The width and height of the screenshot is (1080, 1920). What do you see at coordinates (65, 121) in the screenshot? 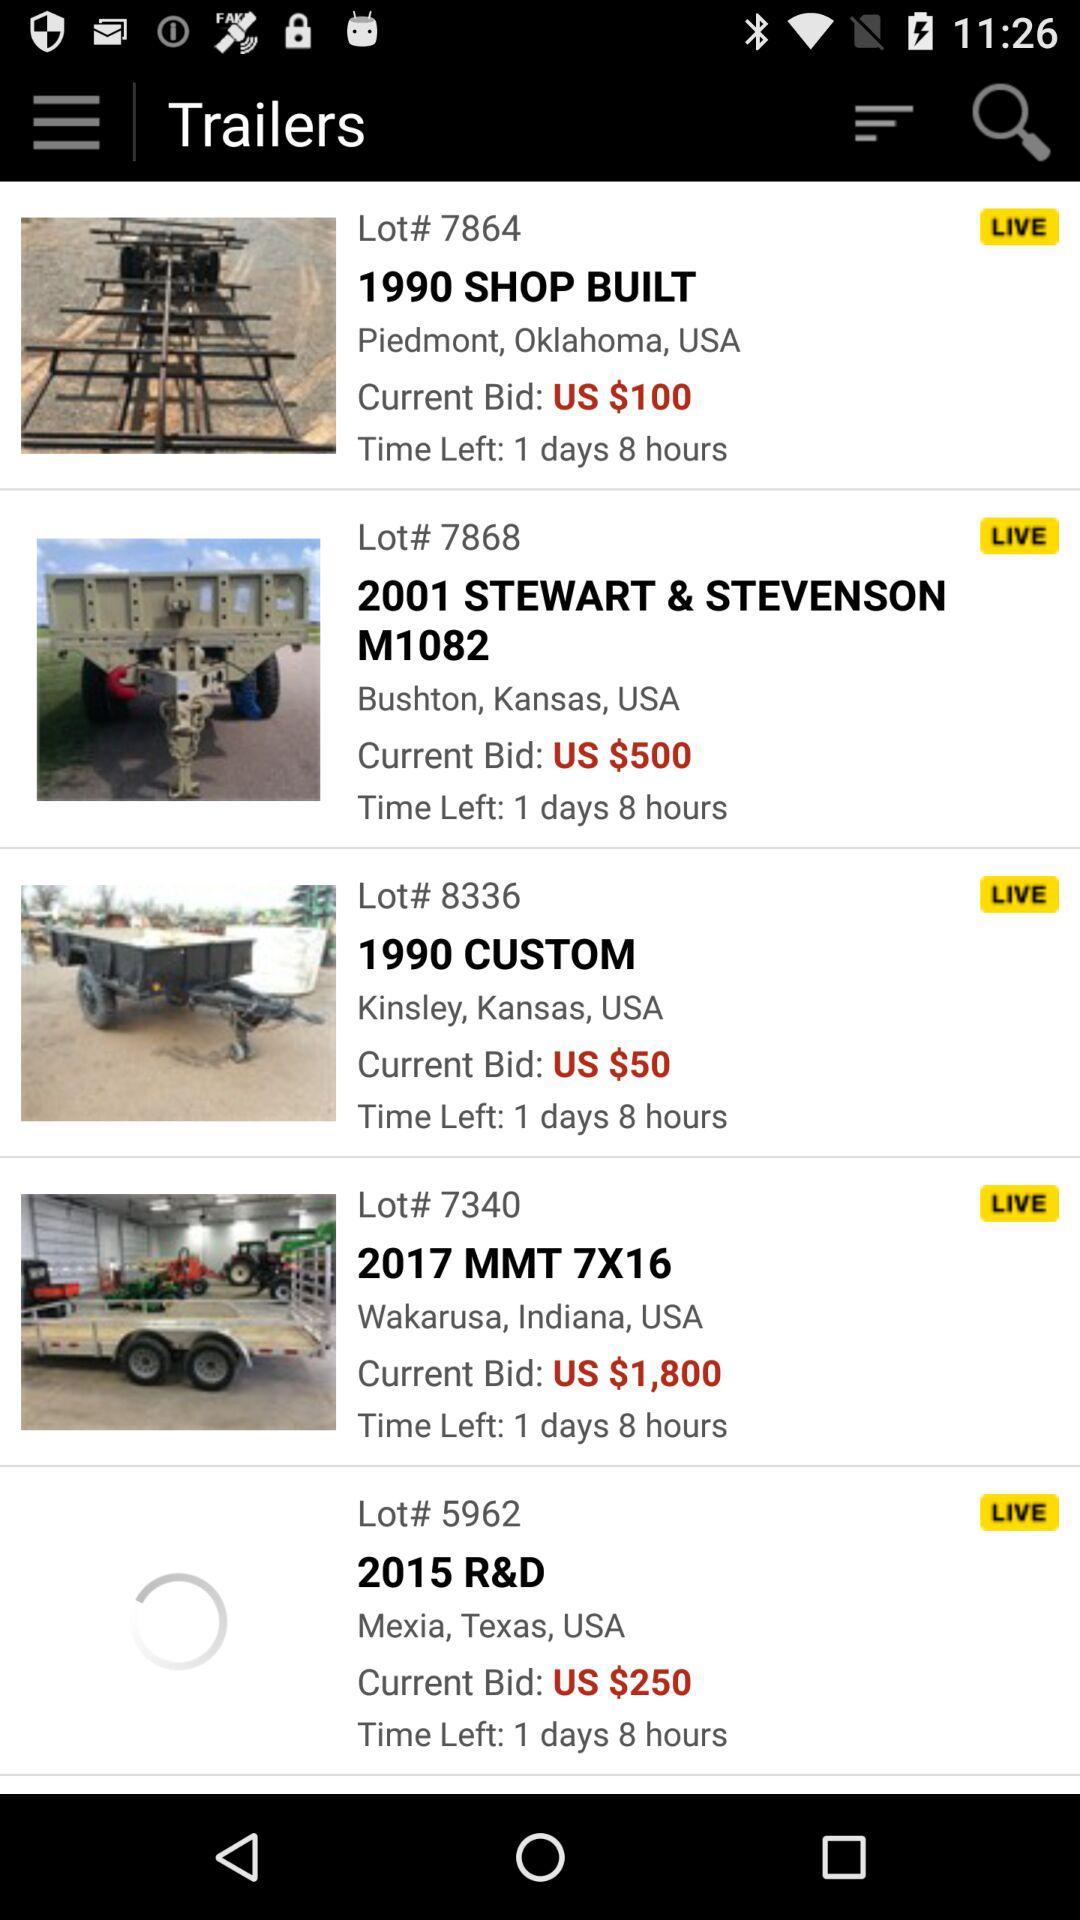
I see `settings` at bounding box center [65, 121].